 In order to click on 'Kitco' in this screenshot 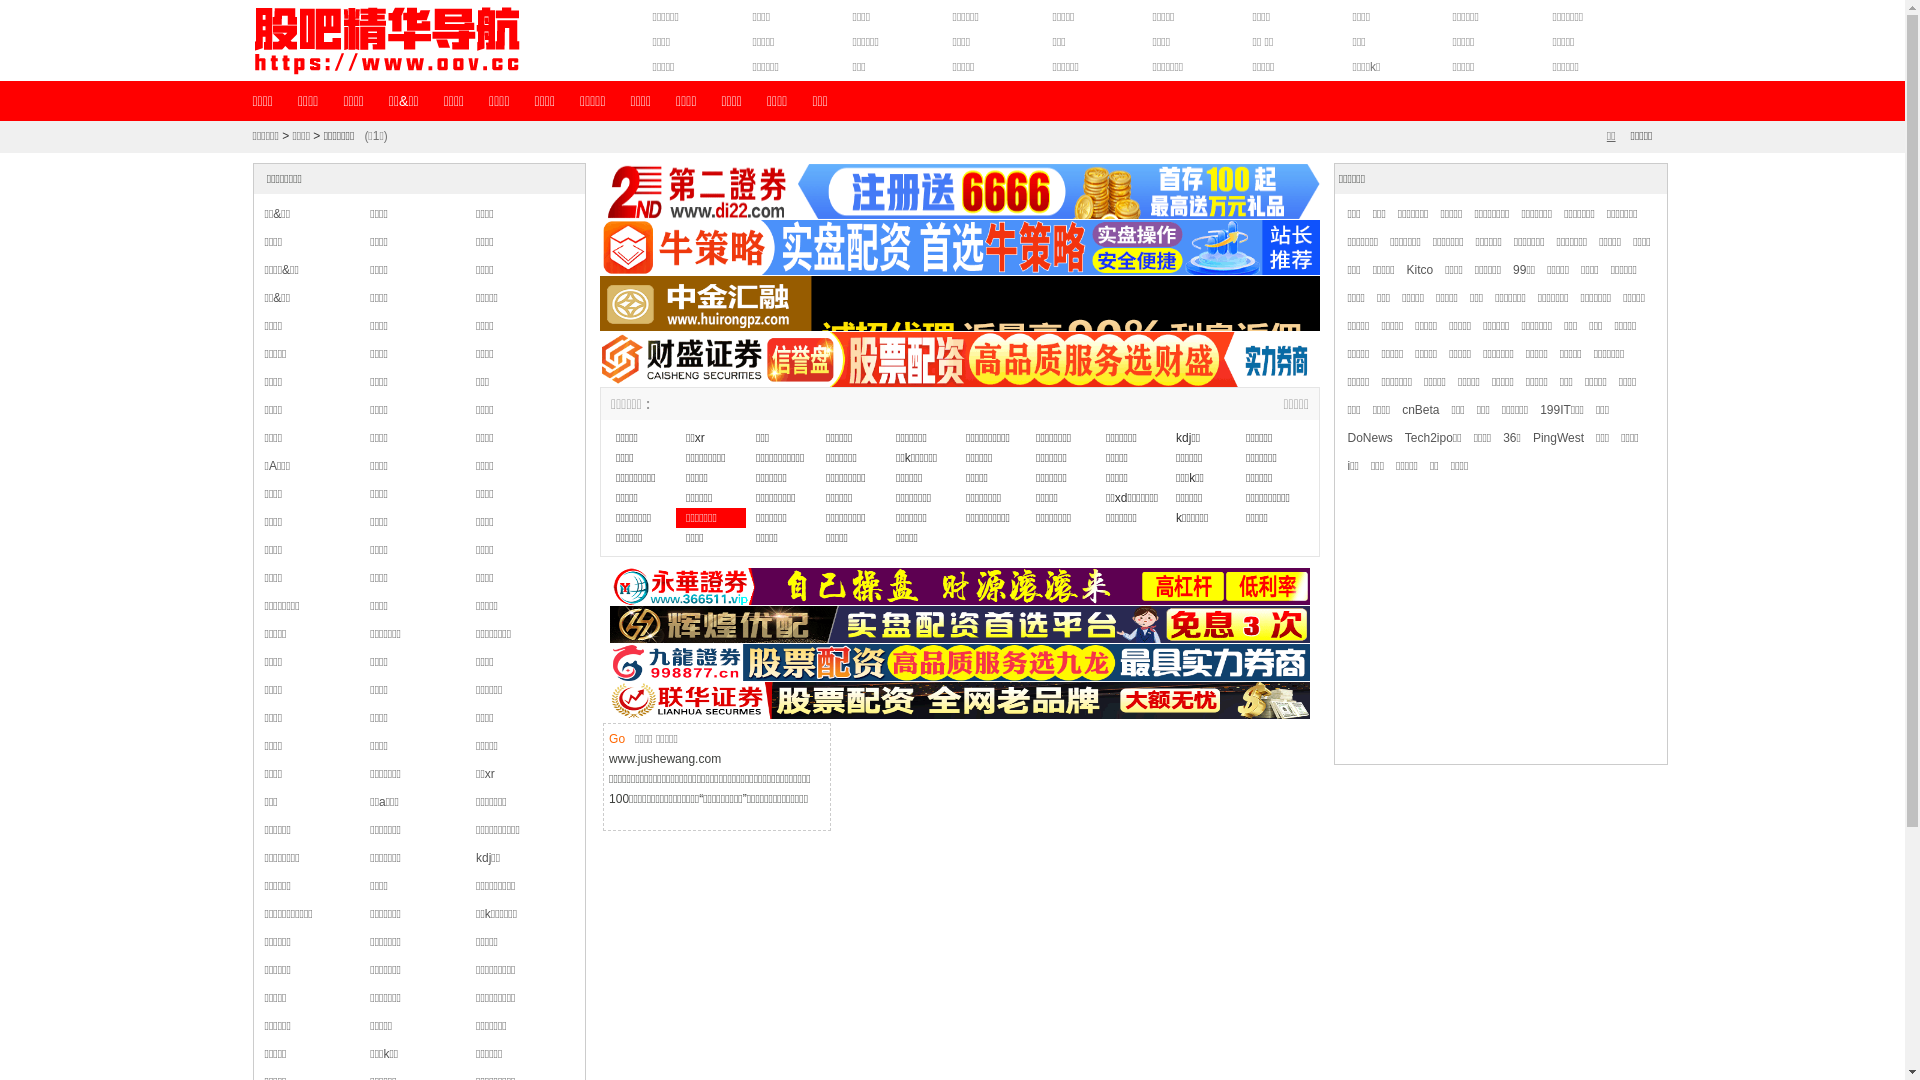, I will do `click(1419, 270)`.